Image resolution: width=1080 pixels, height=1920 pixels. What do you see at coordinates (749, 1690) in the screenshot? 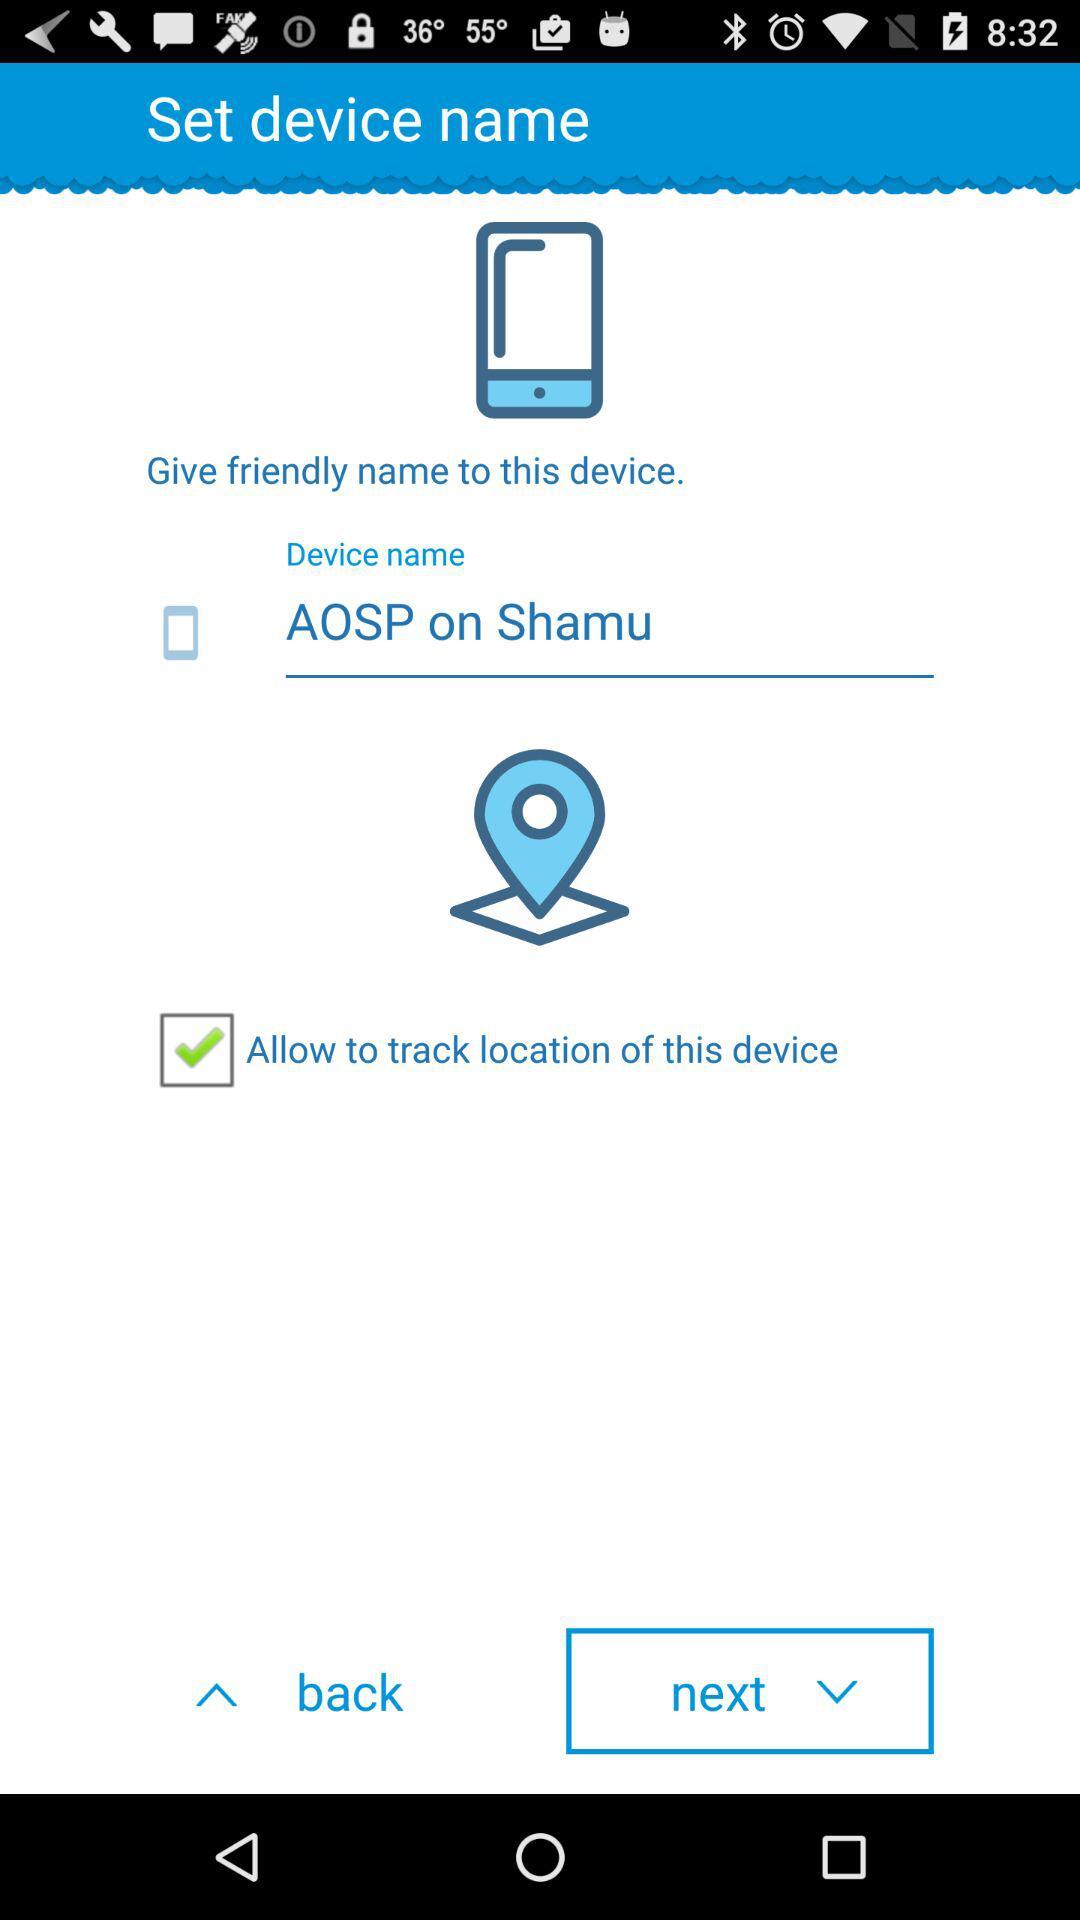
I see `the checkbox below the allow to track item` at bounding box center [749, 1690].